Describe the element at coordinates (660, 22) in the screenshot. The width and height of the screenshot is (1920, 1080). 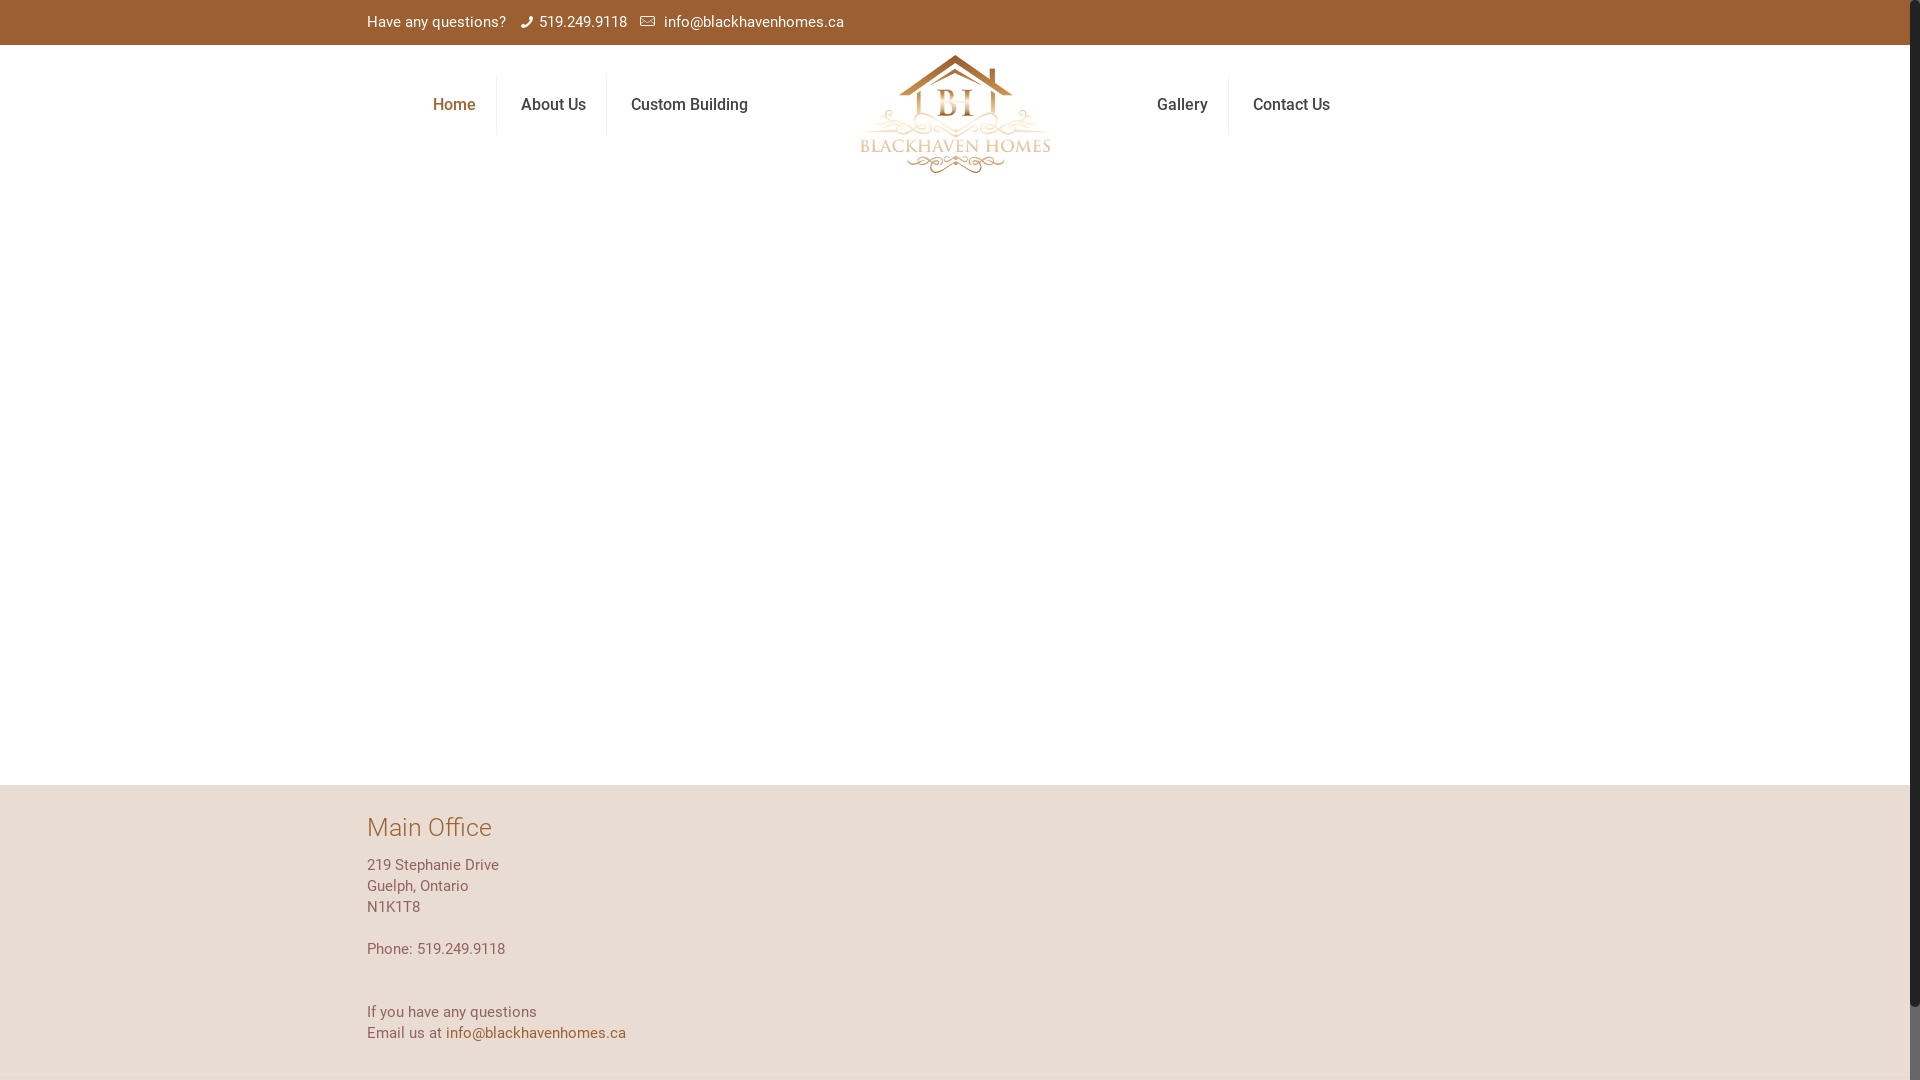
I see `'info@blackhavenhomes.ca'` at that location.